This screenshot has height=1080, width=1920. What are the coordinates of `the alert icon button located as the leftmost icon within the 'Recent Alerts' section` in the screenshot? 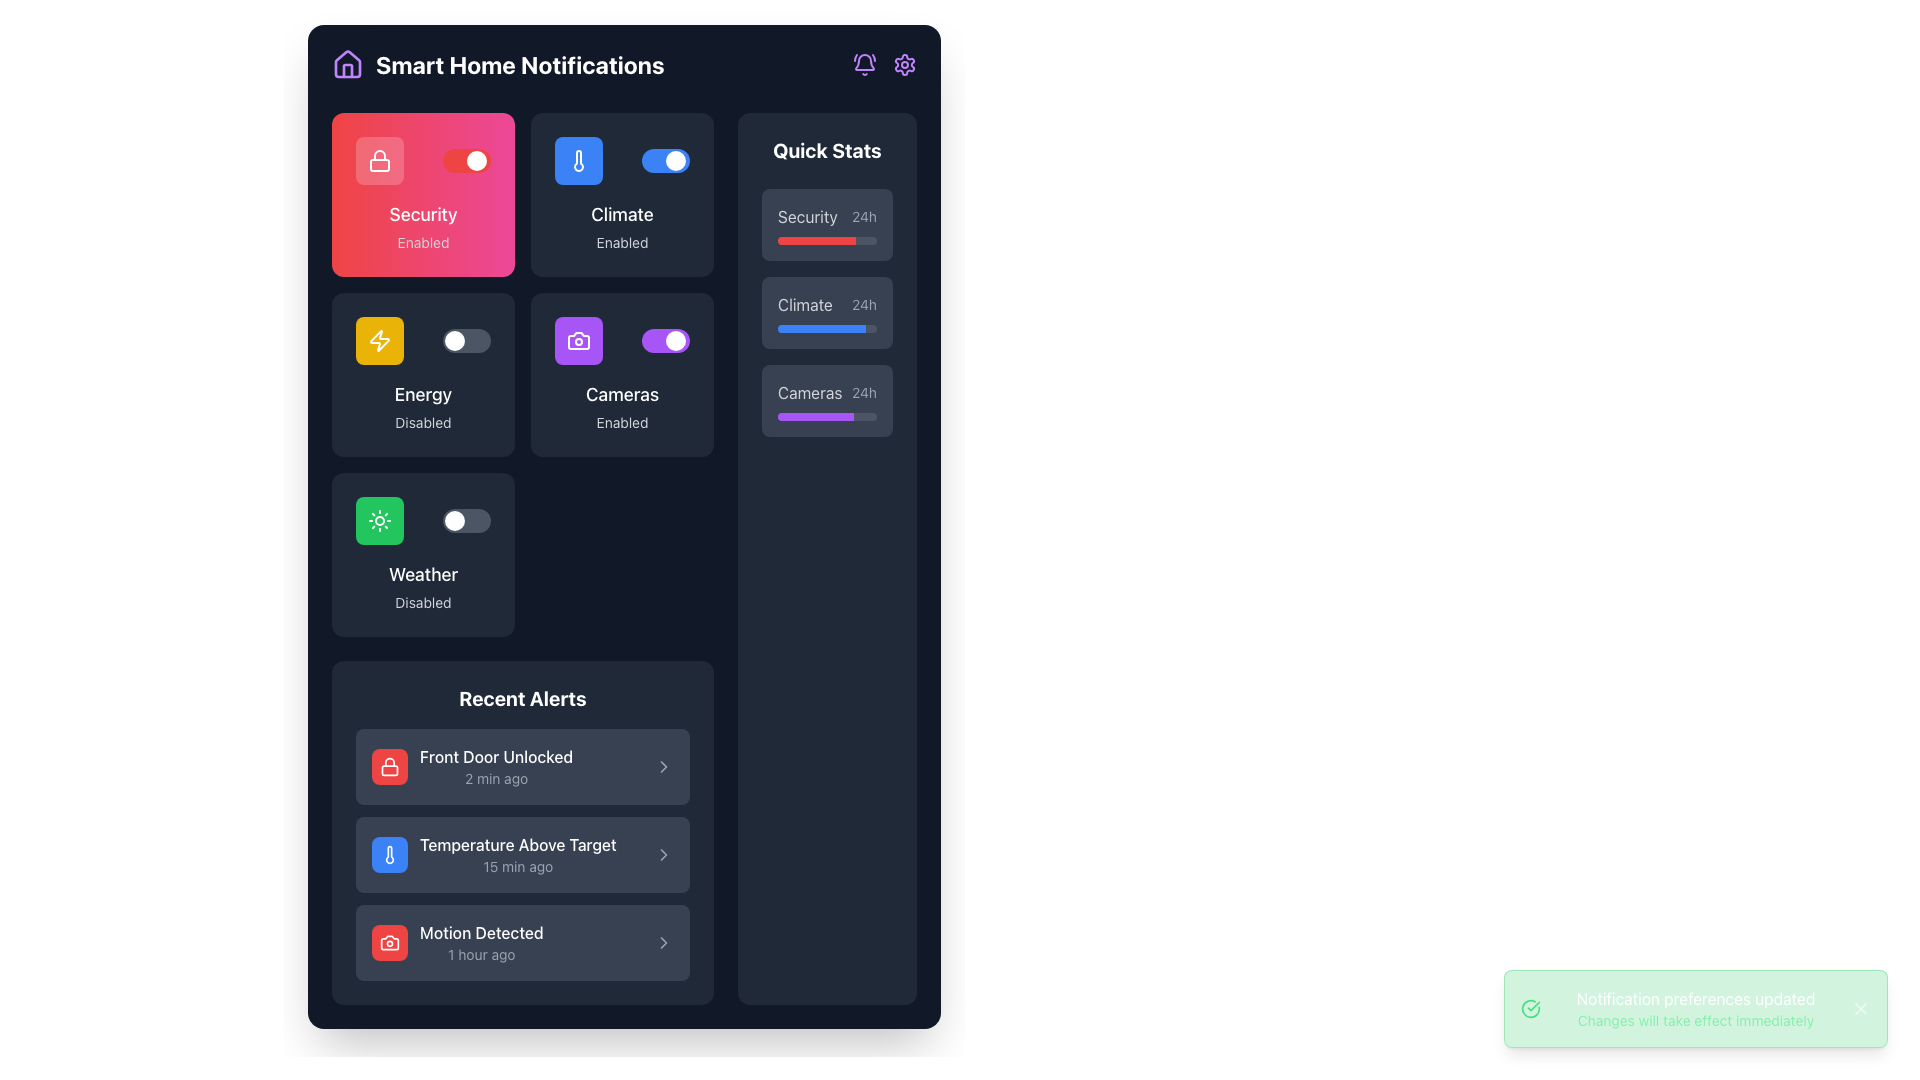 It's located at (389, 942).